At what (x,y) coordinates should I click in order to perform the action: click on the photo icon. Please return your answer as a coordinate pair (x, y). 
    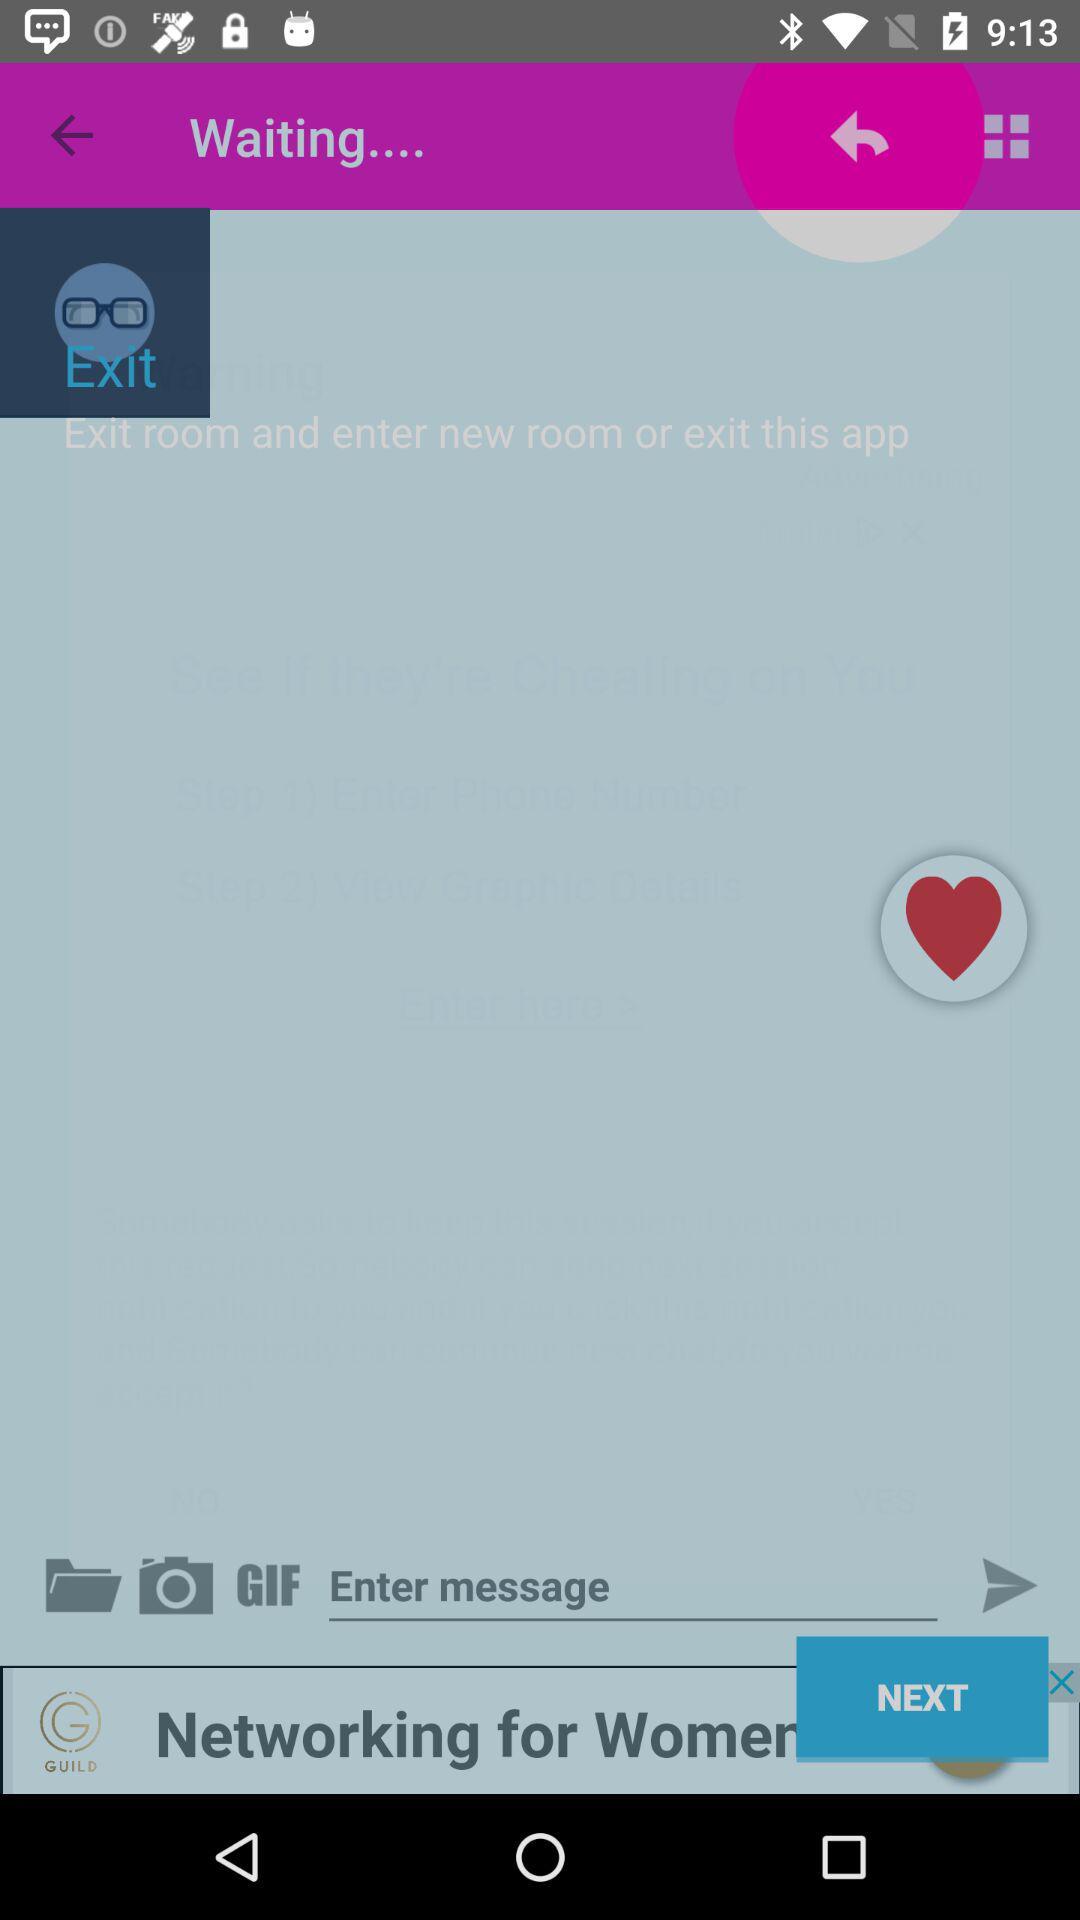
    Looking at the image, I should click on (180, 1584).